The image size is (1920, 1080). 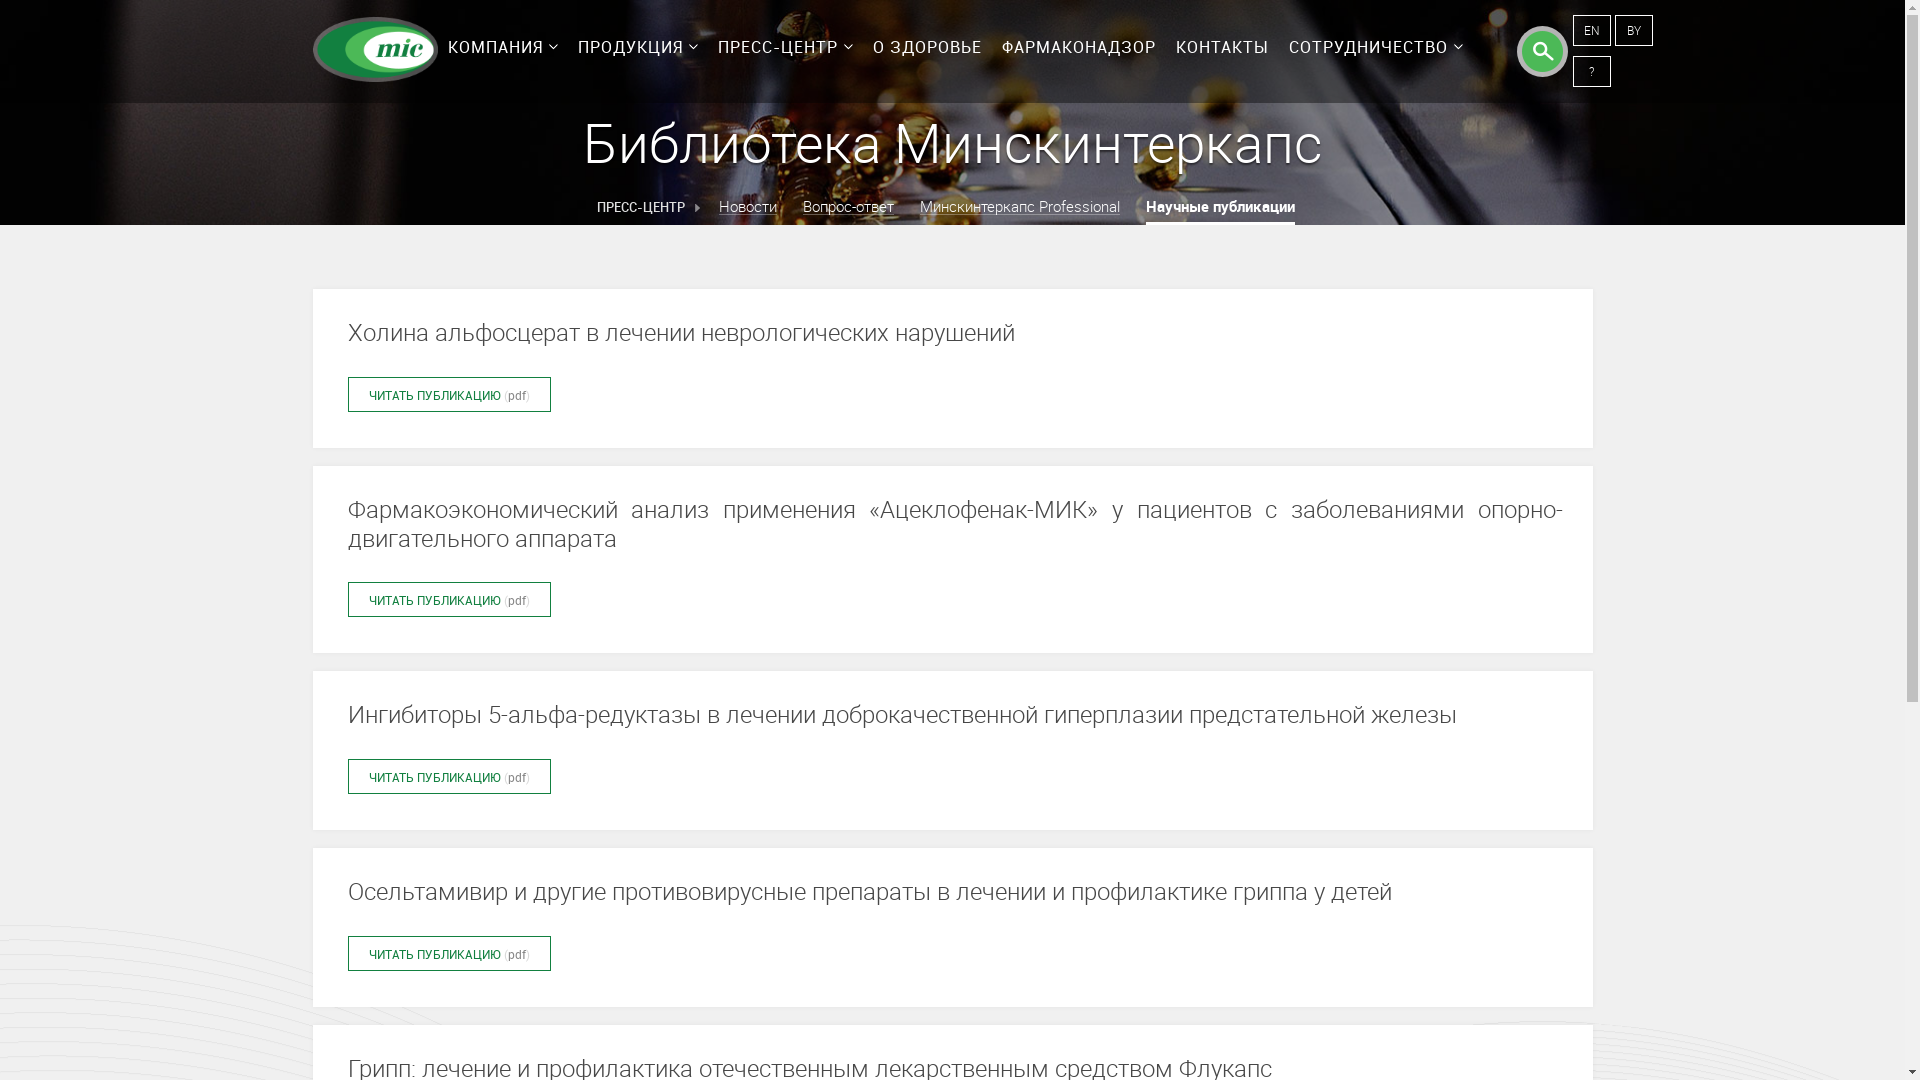 What do you see at coordinates (1589, 30) in the screenshot?
I see `'EN'` at bounding box center [1589, 30].